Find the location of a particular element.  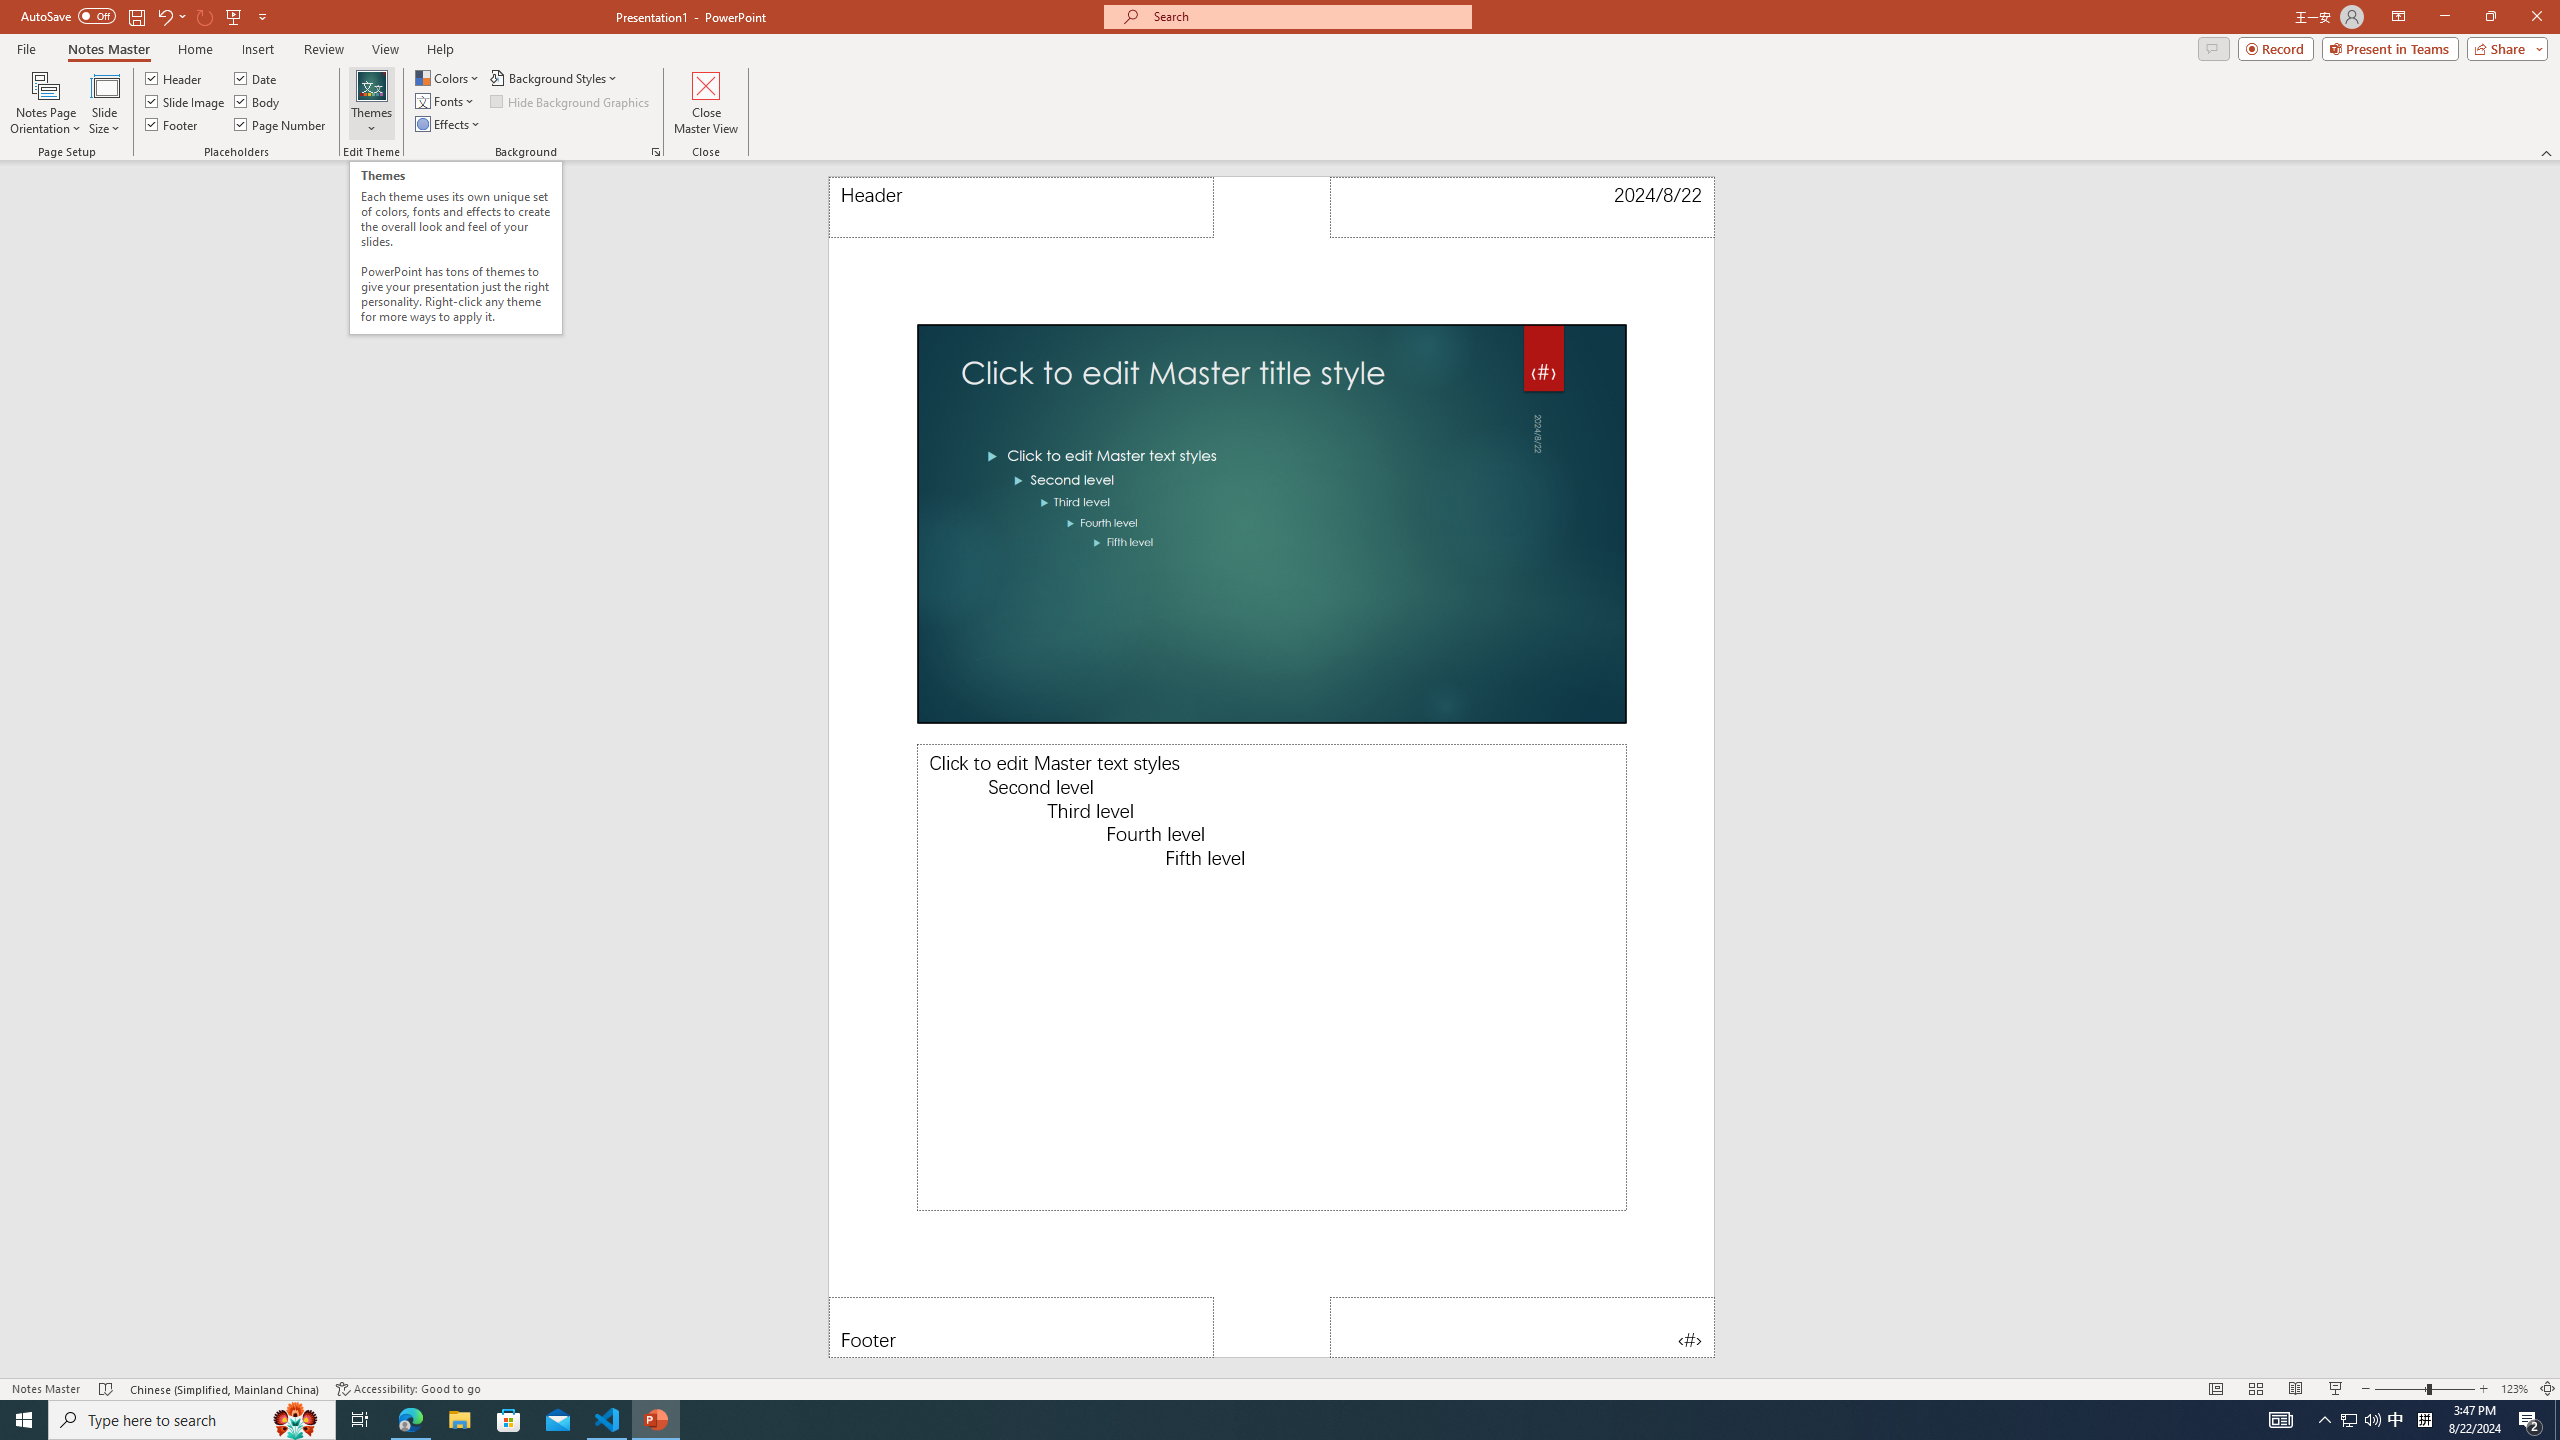

'Slide Size' is located at coordinates (103, 103).